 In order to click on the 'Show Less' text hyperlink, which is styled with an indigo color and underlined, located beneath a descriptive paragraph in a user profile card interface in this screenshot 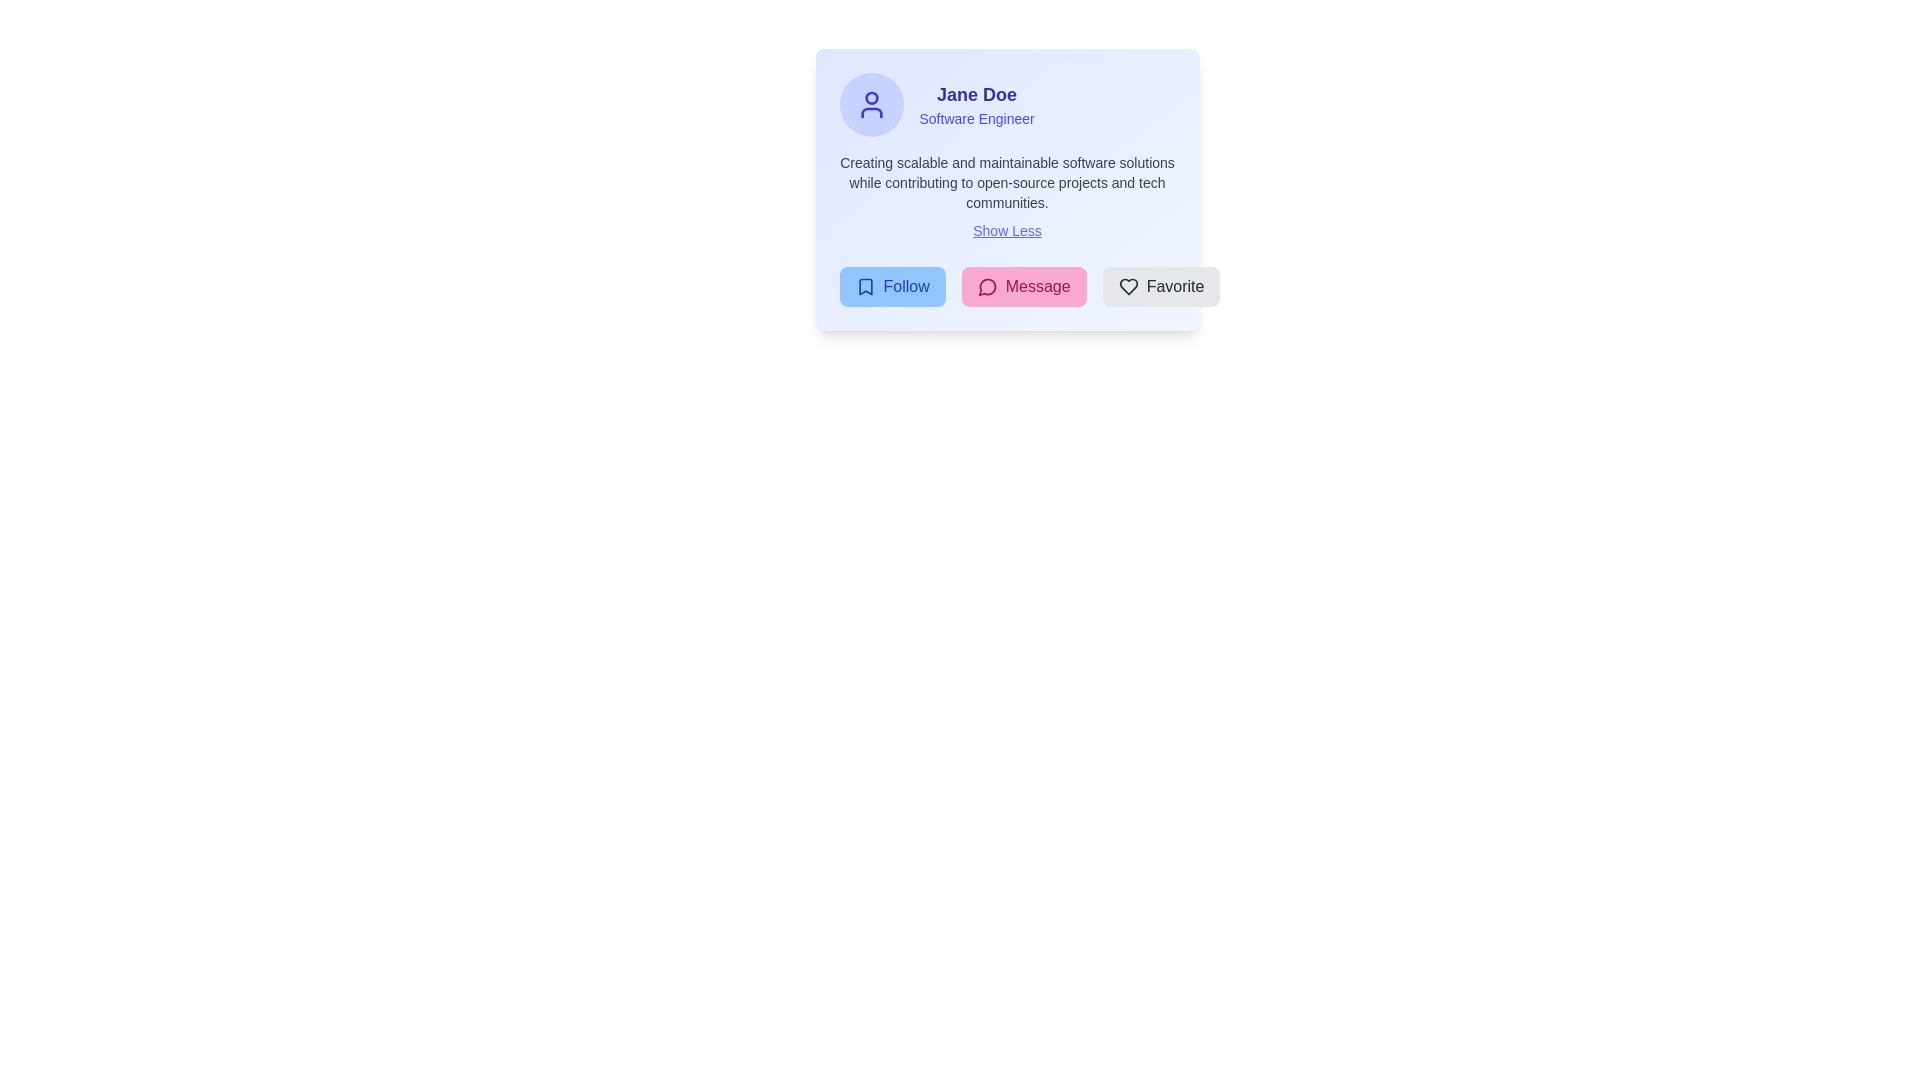, I will do `click(1007, 230)`.